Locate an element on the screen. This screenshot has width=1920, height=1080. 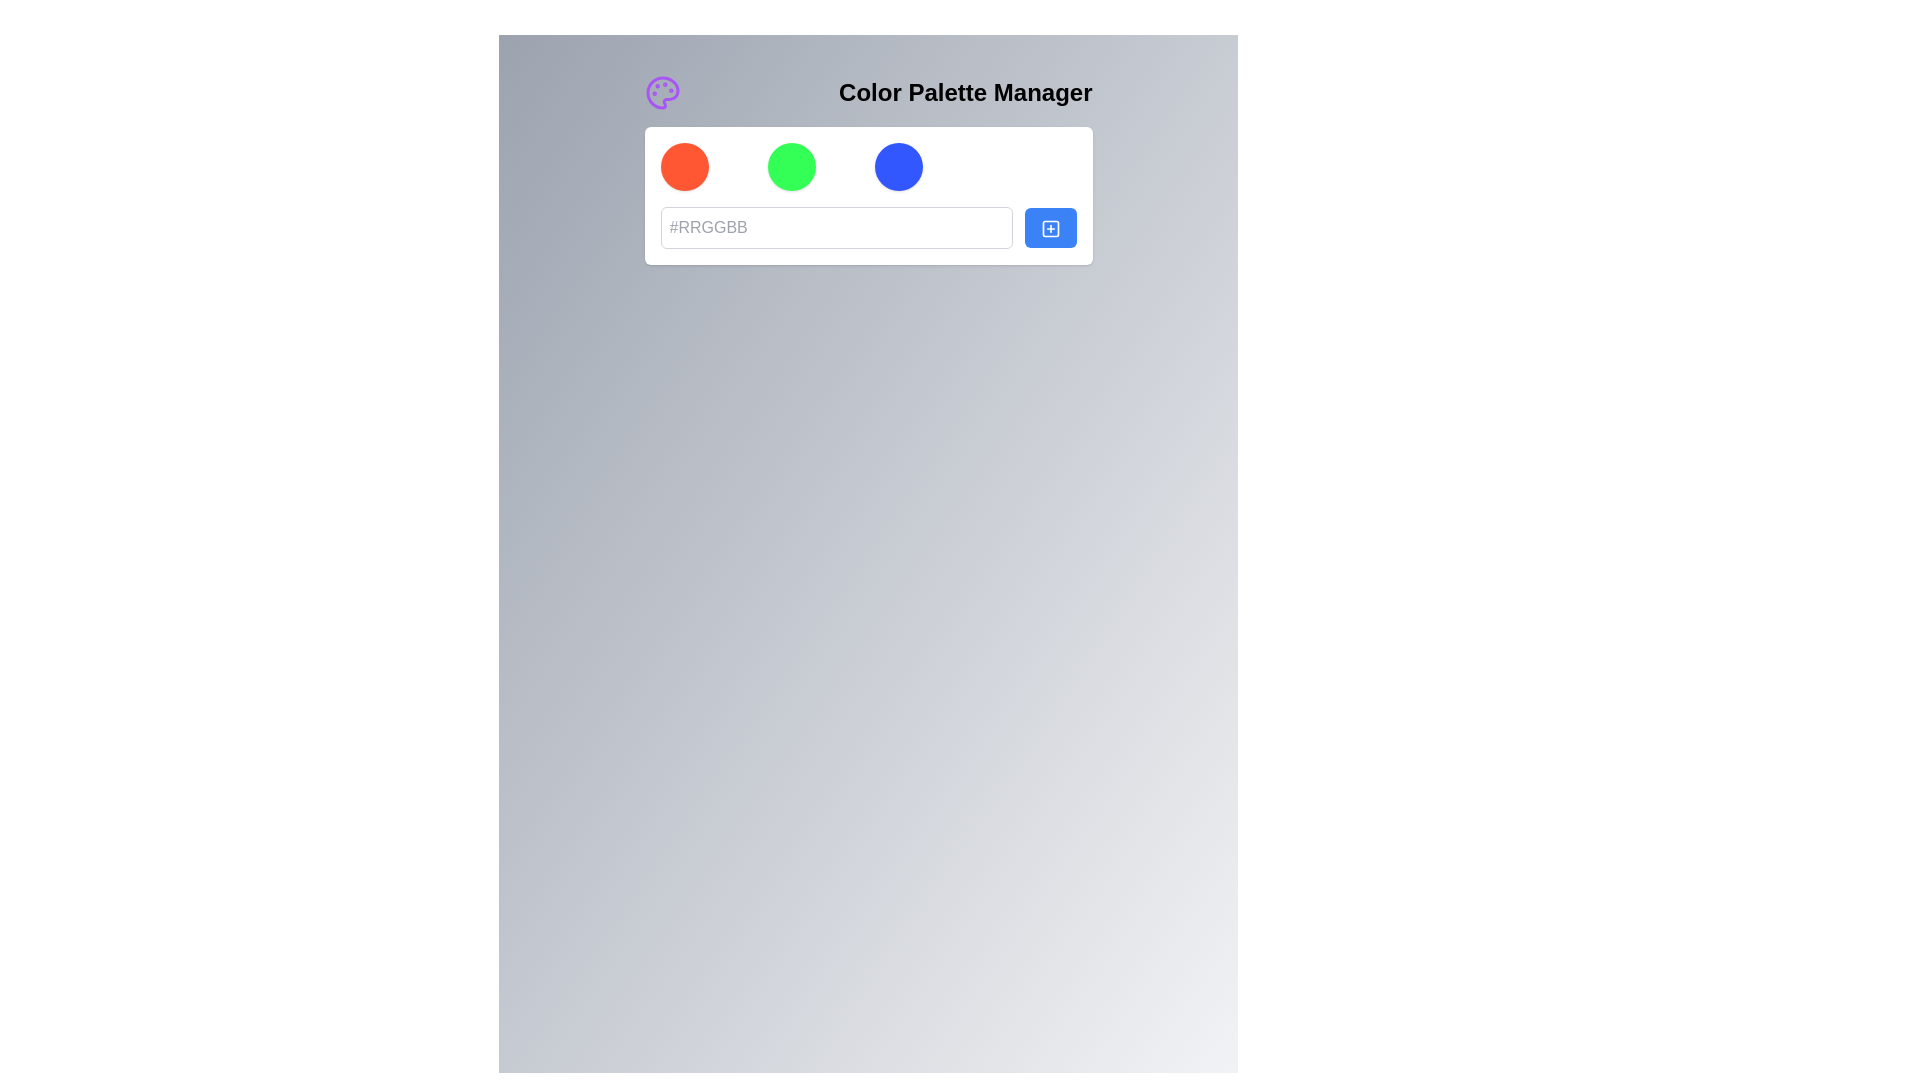
the add action icon located within the blue button on the right of the input field is located at coordinates (1049, 227).